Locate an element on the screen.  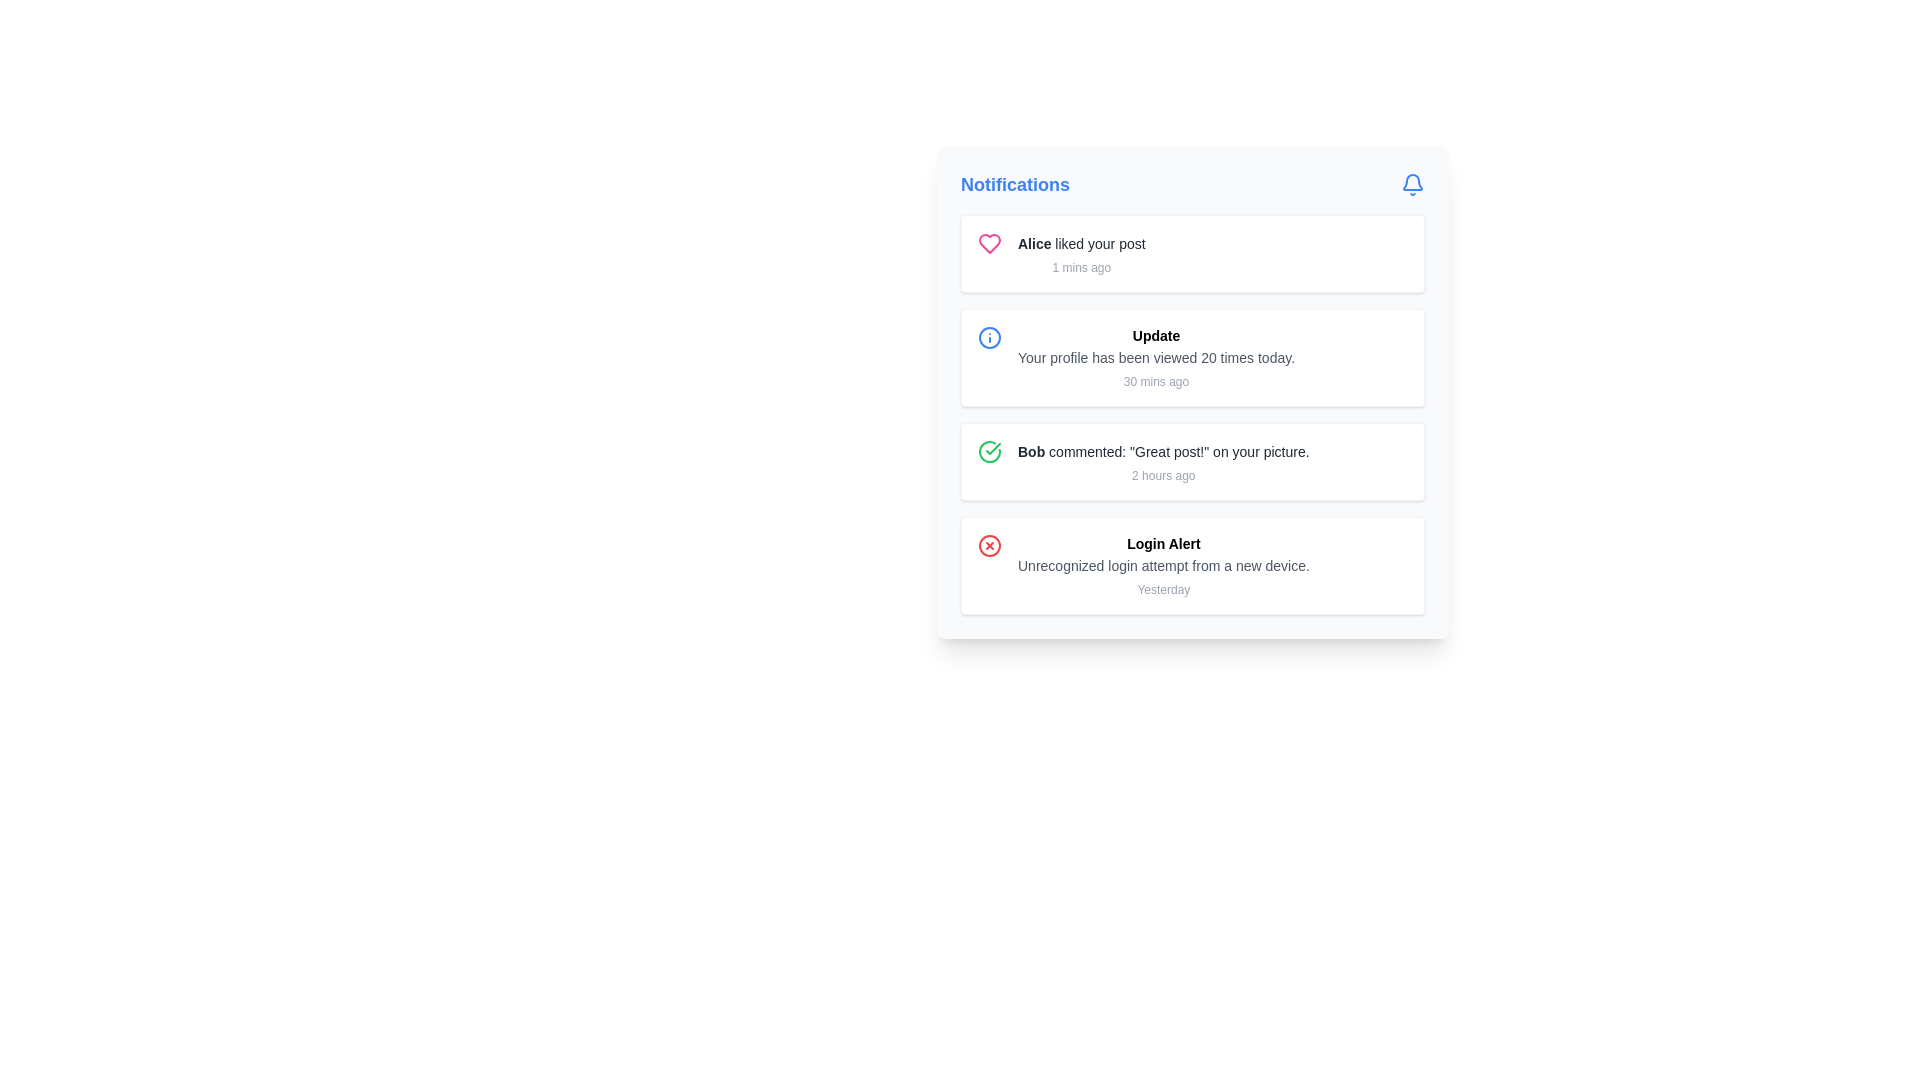
the static text notification displaying 'Alice liked your post', located within the first notification card and positioned beneath the 'Notifications' header is located at coordinates (1080, 253).